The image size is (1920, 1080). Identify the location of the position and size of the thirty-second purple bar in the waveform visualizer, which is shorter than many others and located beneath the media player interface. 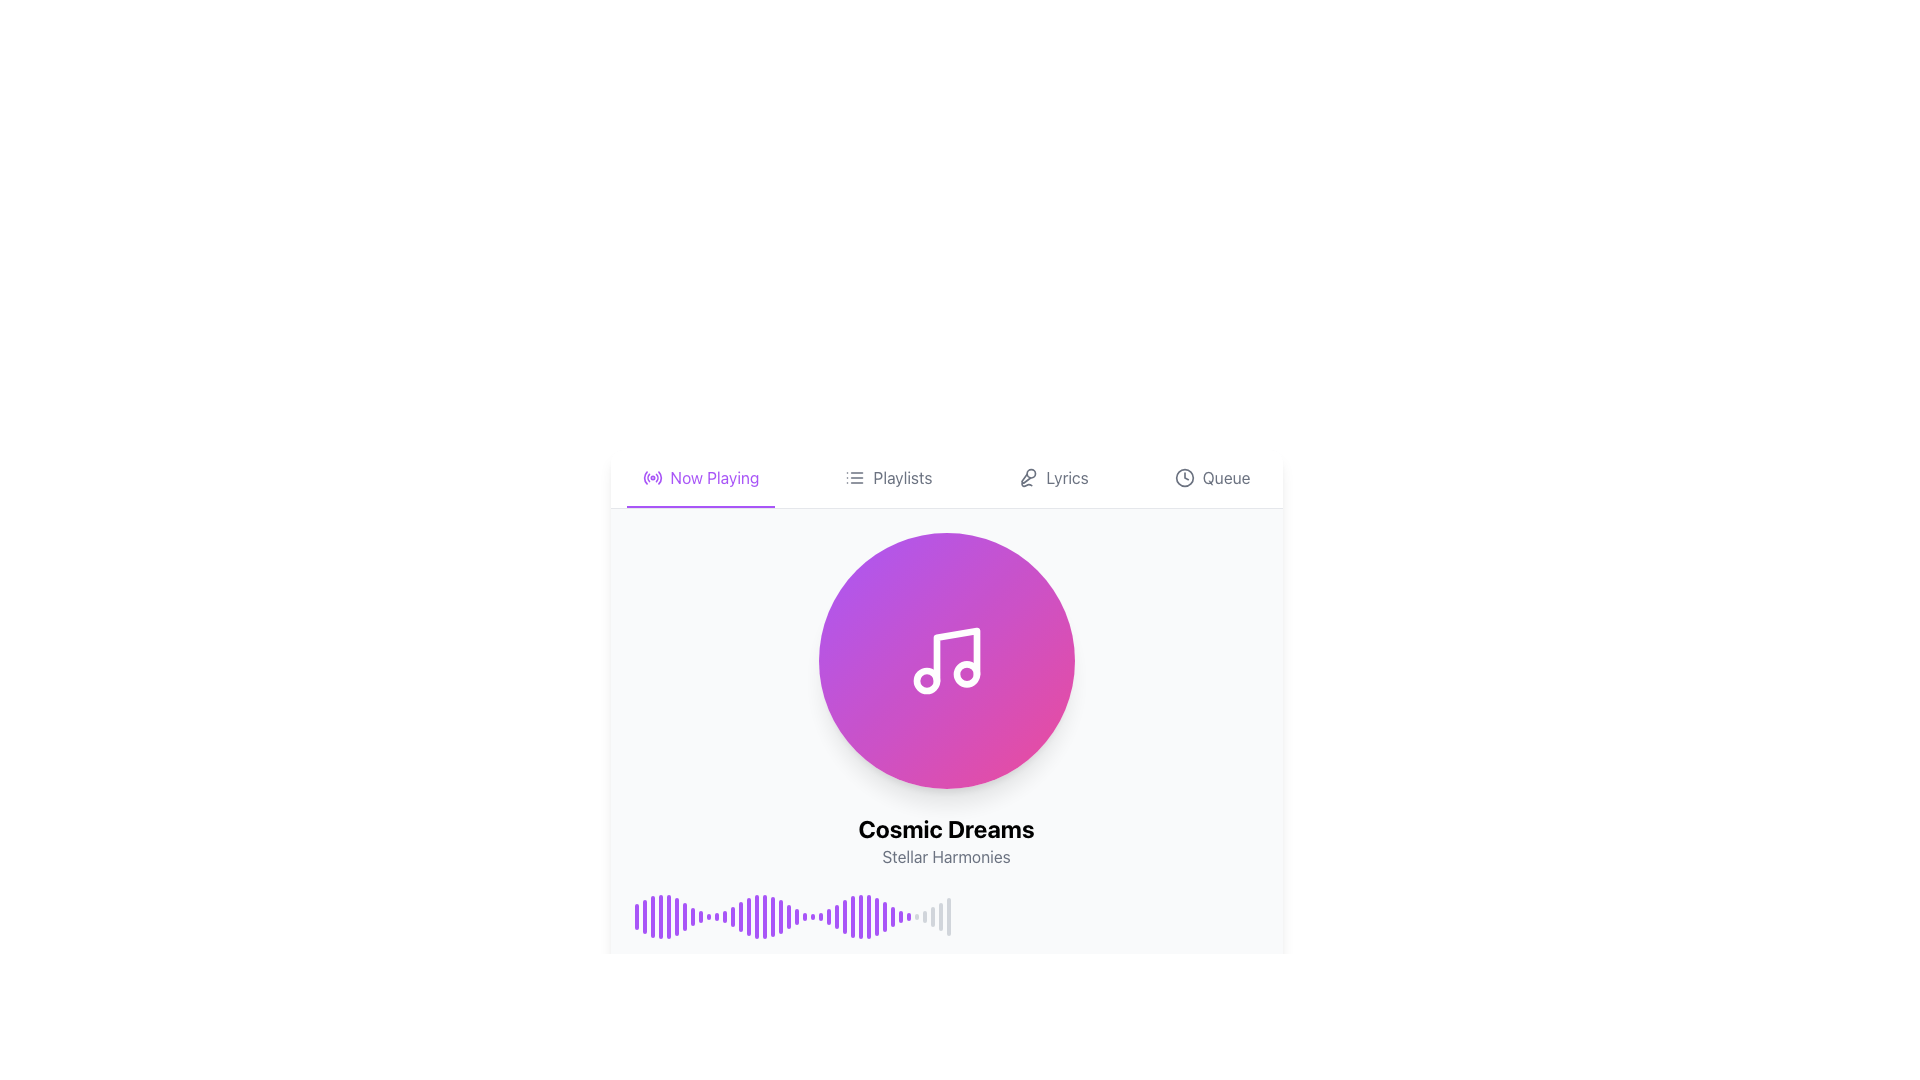
(899, 917).